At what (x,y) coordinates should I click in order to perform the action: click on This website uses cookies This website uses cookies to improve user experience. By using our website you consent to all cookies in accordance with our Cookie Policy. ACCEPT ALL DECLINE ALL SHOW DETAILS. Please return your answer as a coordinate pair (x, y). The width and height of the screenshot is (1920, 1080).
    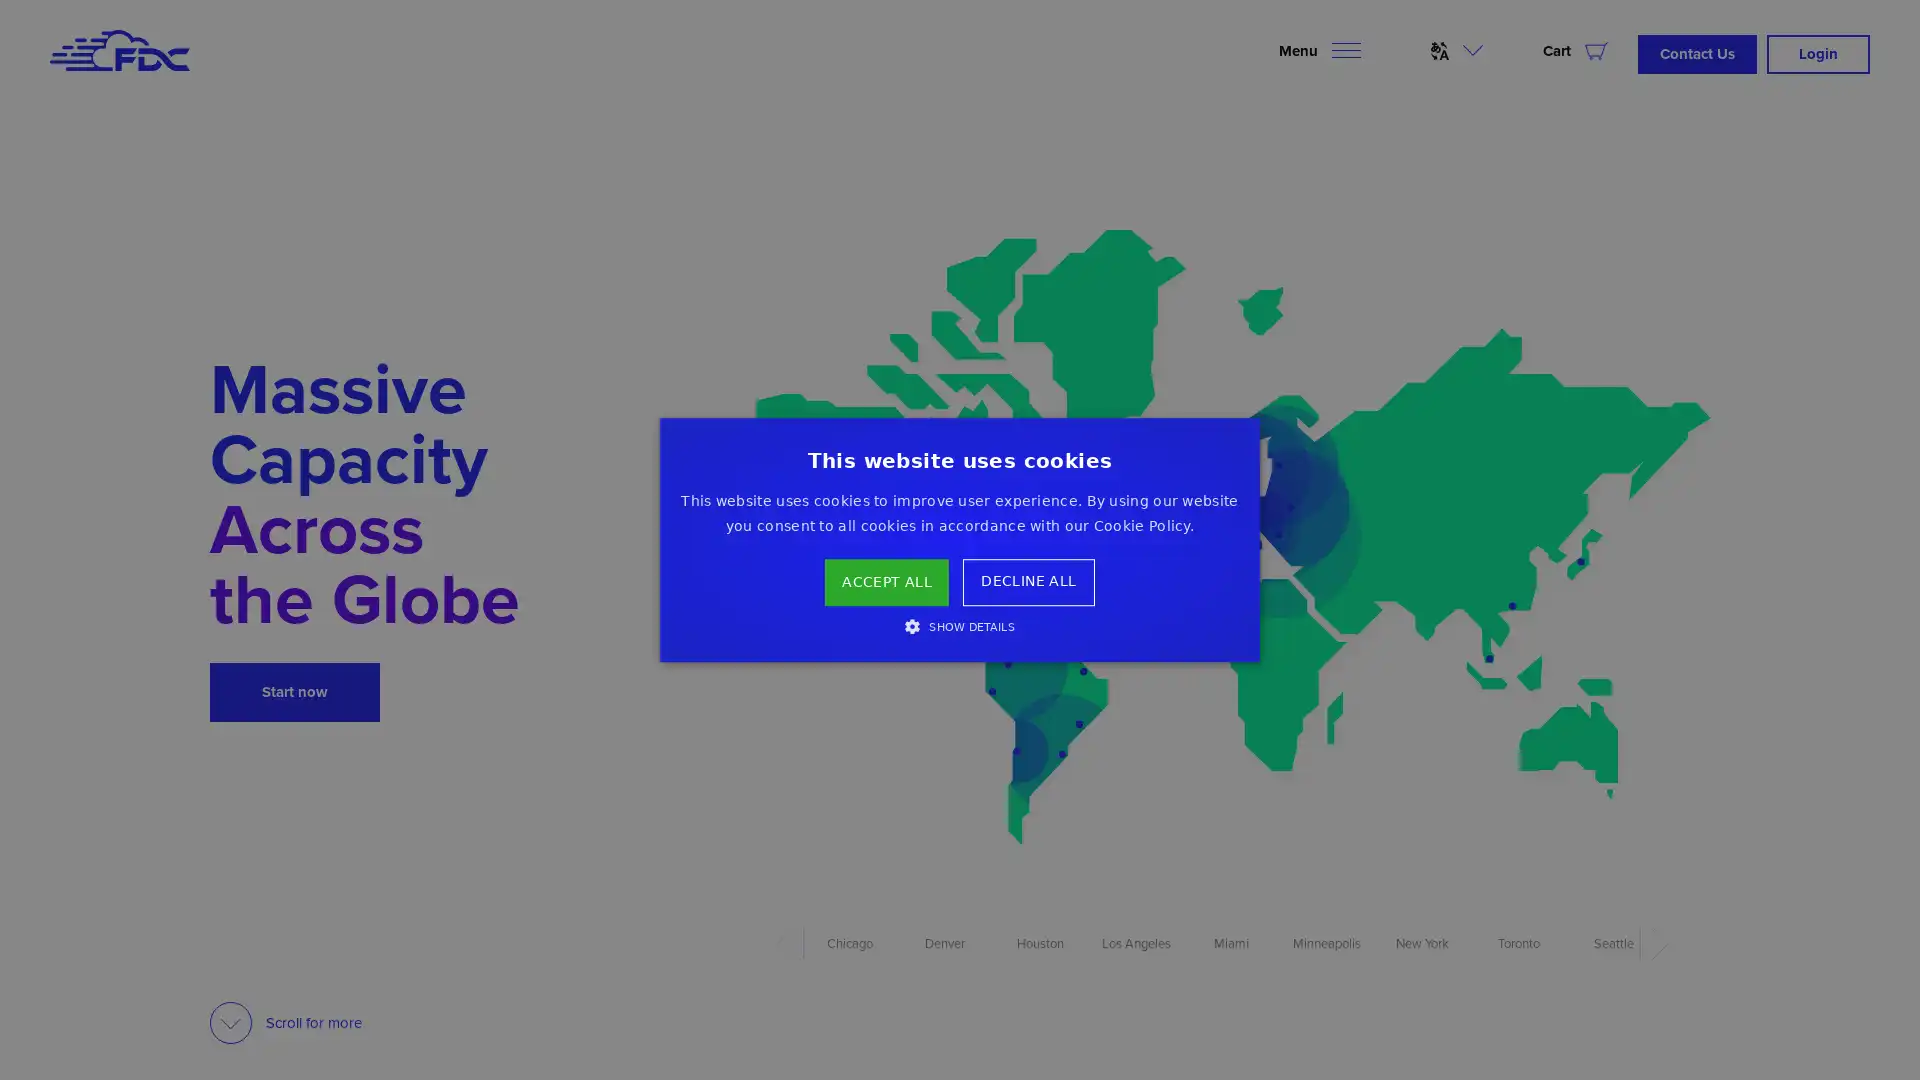
    Looking at the image, I should click on (960, 538).